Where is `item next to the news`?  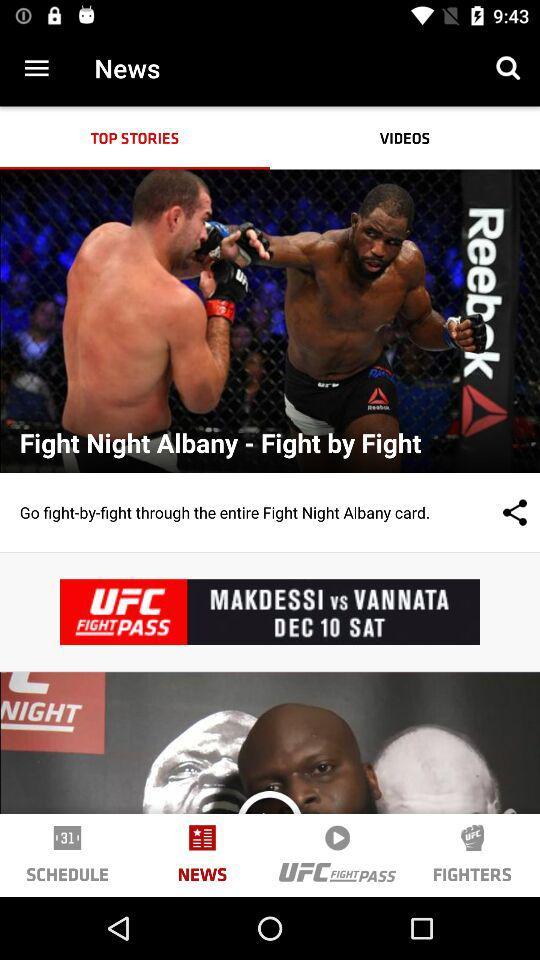 item next to the news is located at coordinates (36, 68).